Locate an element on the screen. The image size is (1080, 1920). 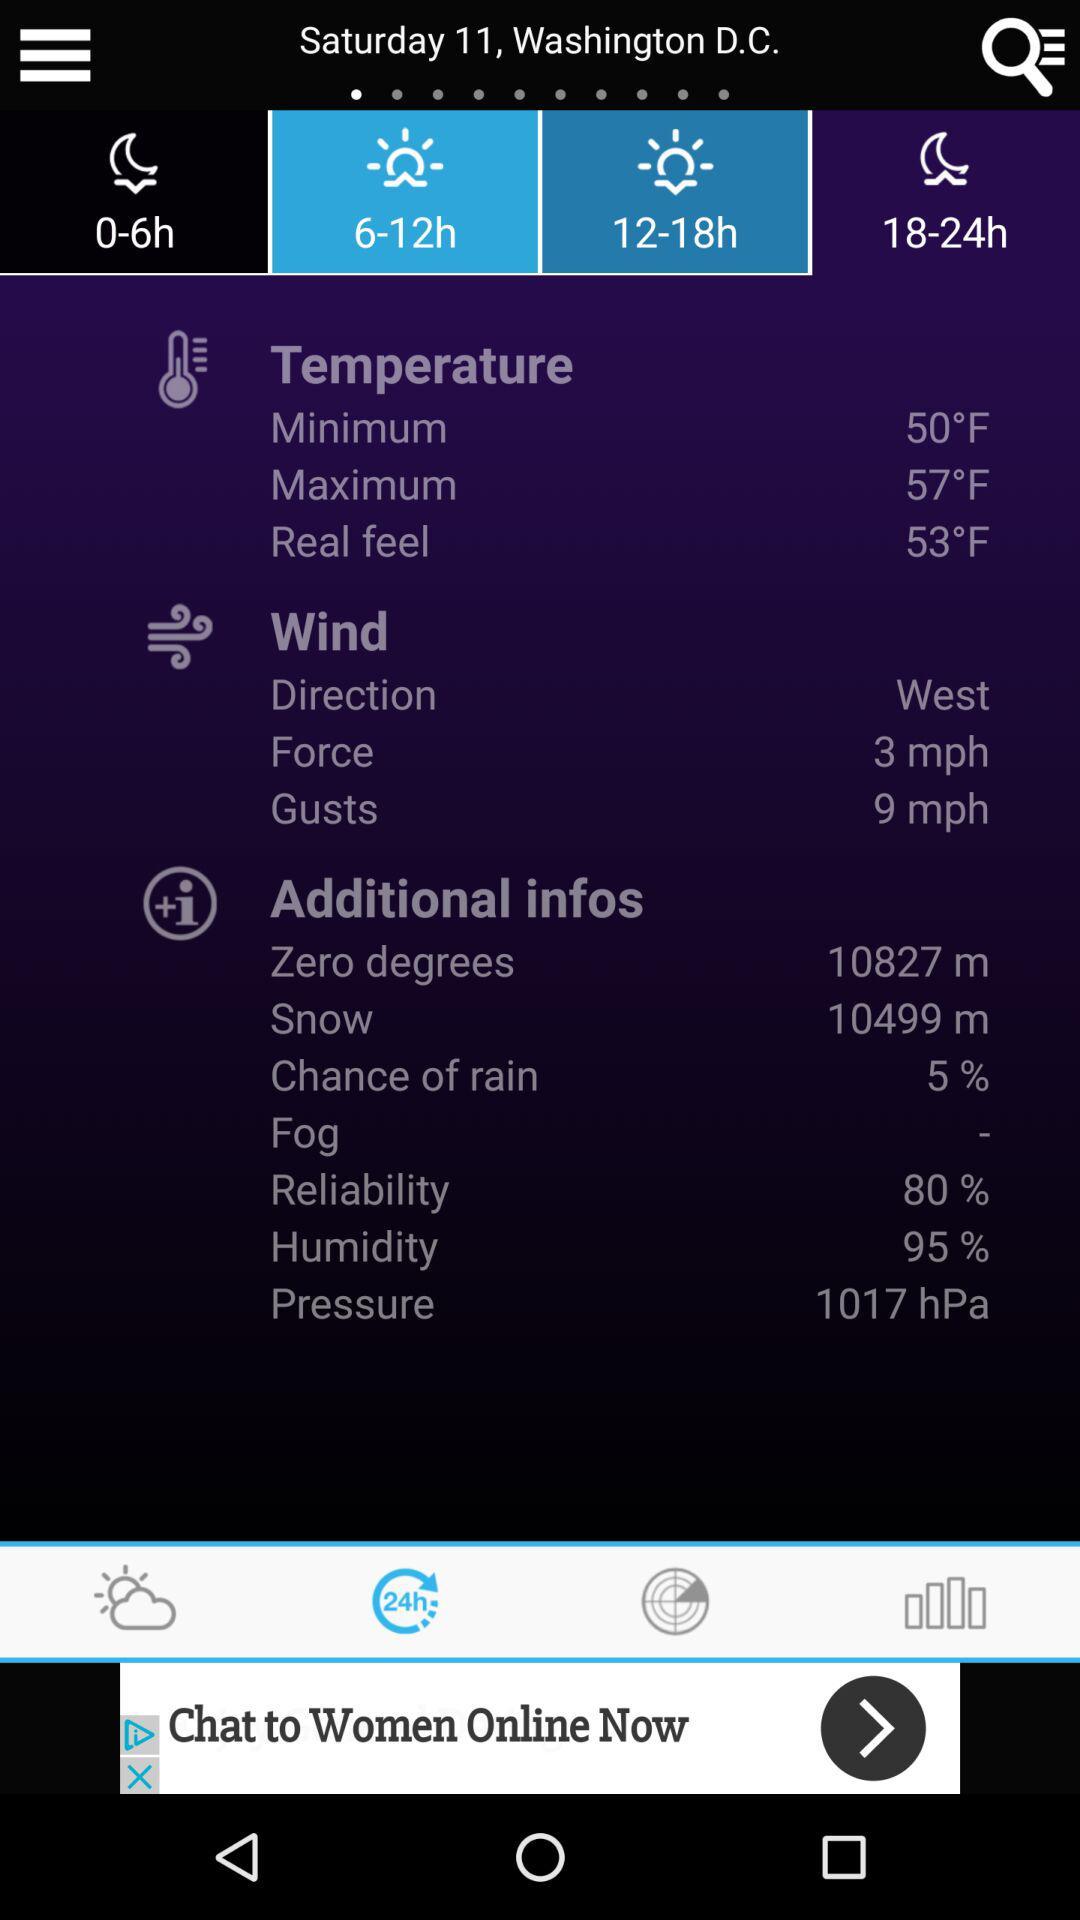
the menu icon is located at coordinates (54, 58).